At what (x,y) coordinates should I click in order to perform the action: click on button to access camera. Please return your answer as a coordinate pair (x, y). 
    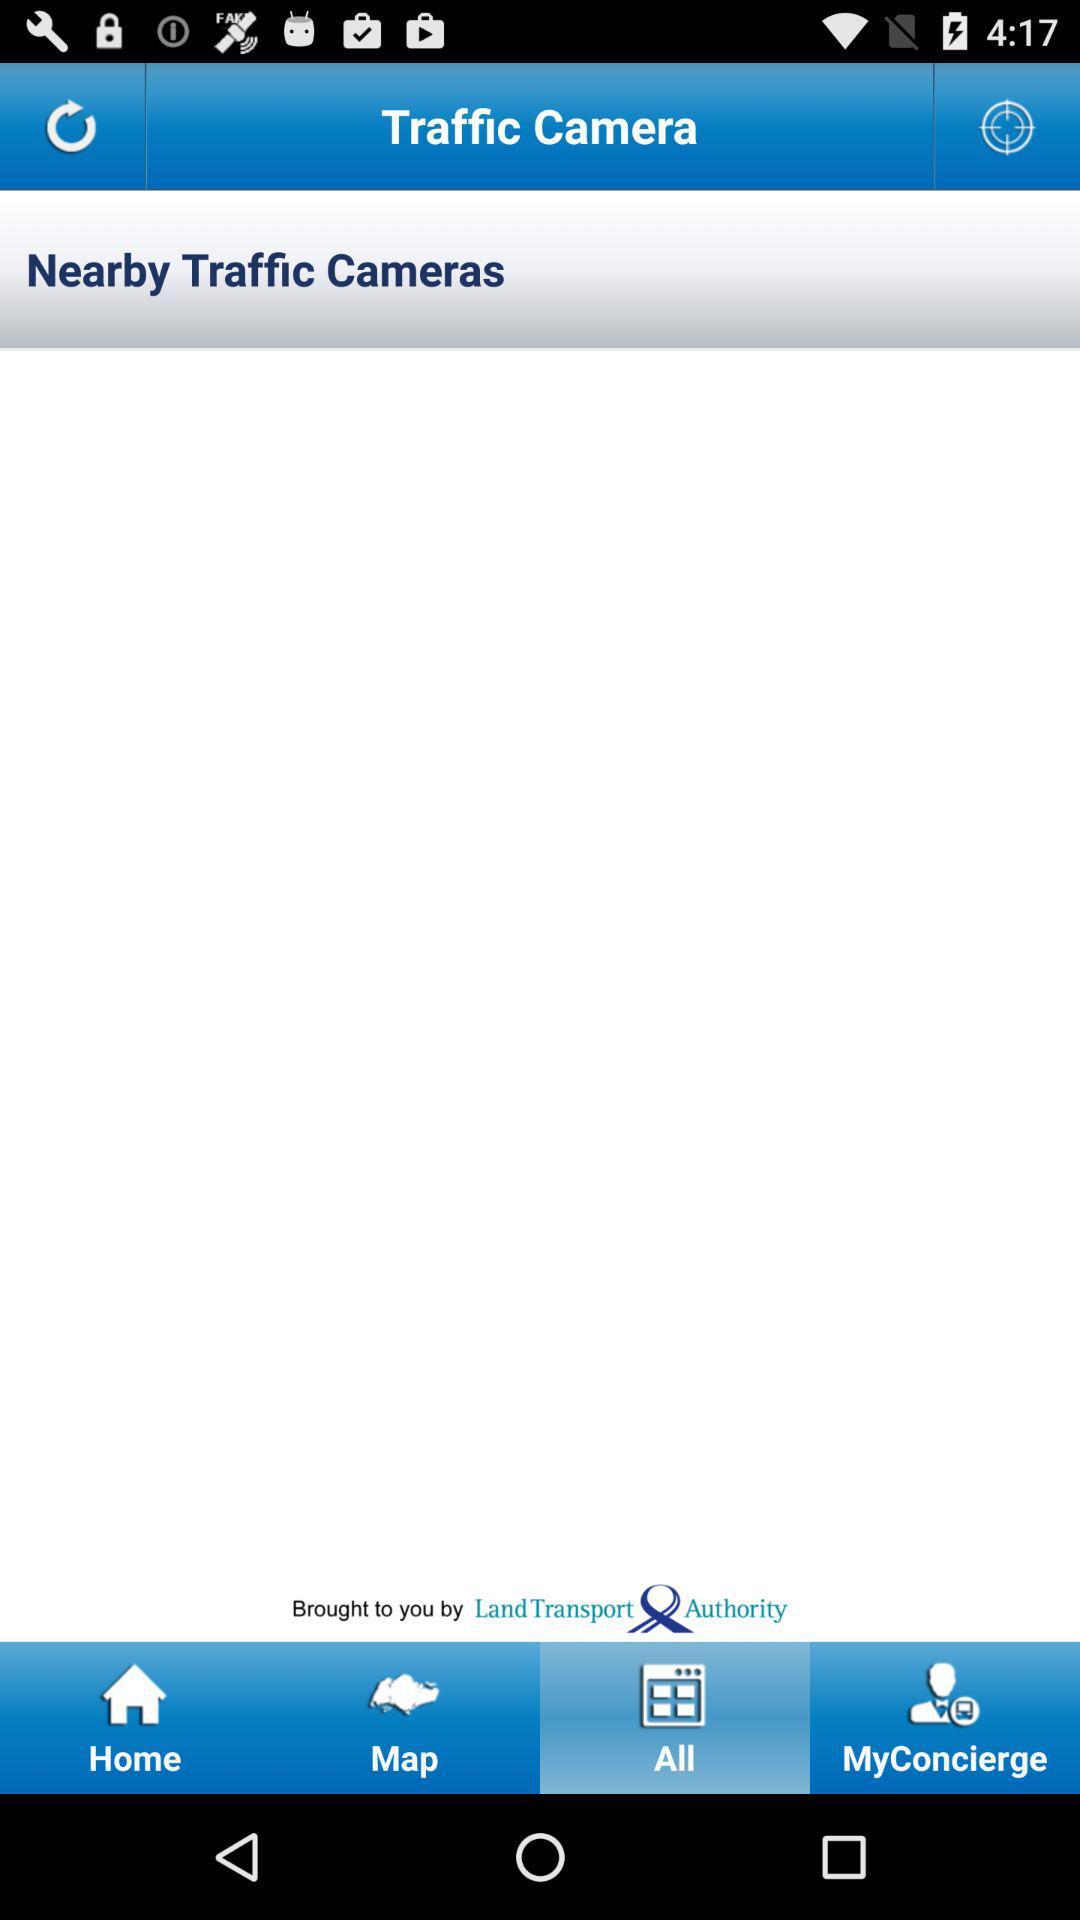
    Looking at the image, I should click on (1007, 124).